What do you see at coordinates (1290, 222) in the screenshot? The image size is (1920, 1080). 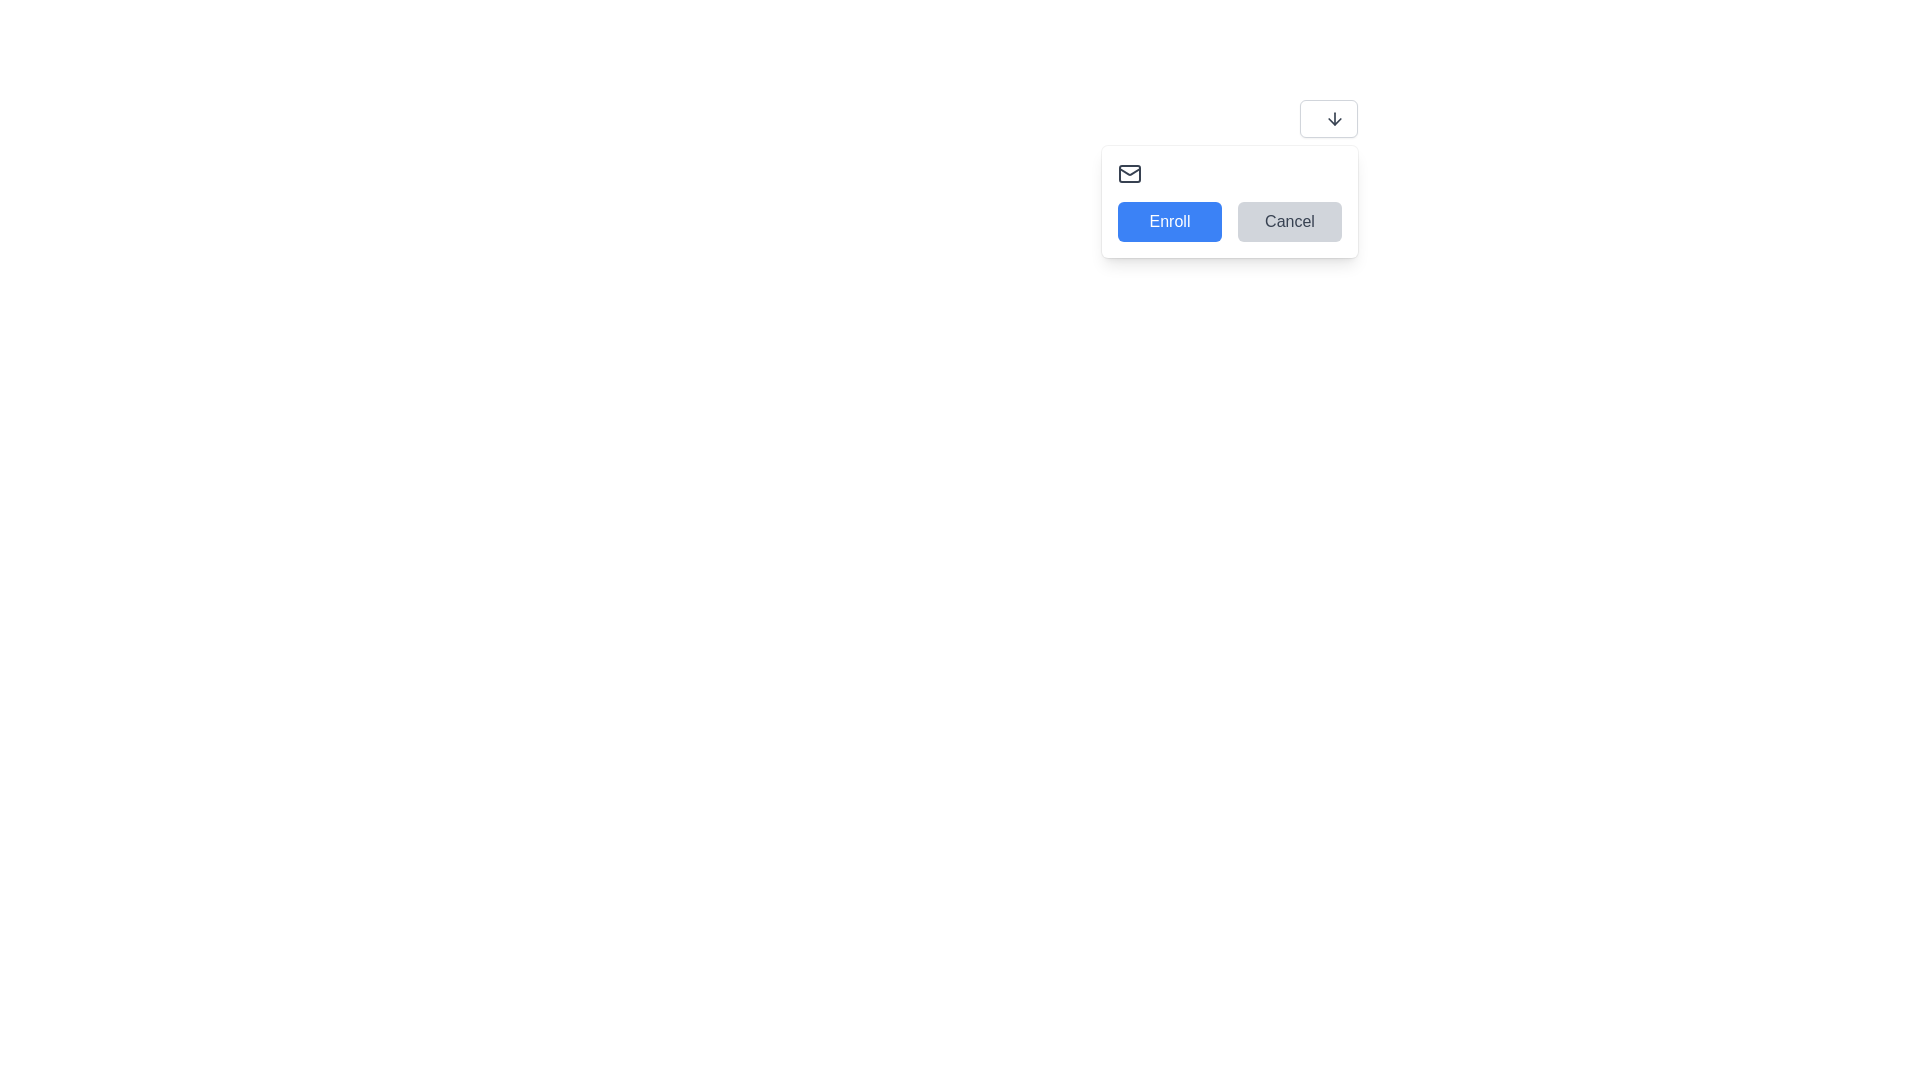 I see `the 'Cancel' button, which is a light gray rectangular button with rounded corners and labeled in dark gray text` at bounding box center [1290, 222].